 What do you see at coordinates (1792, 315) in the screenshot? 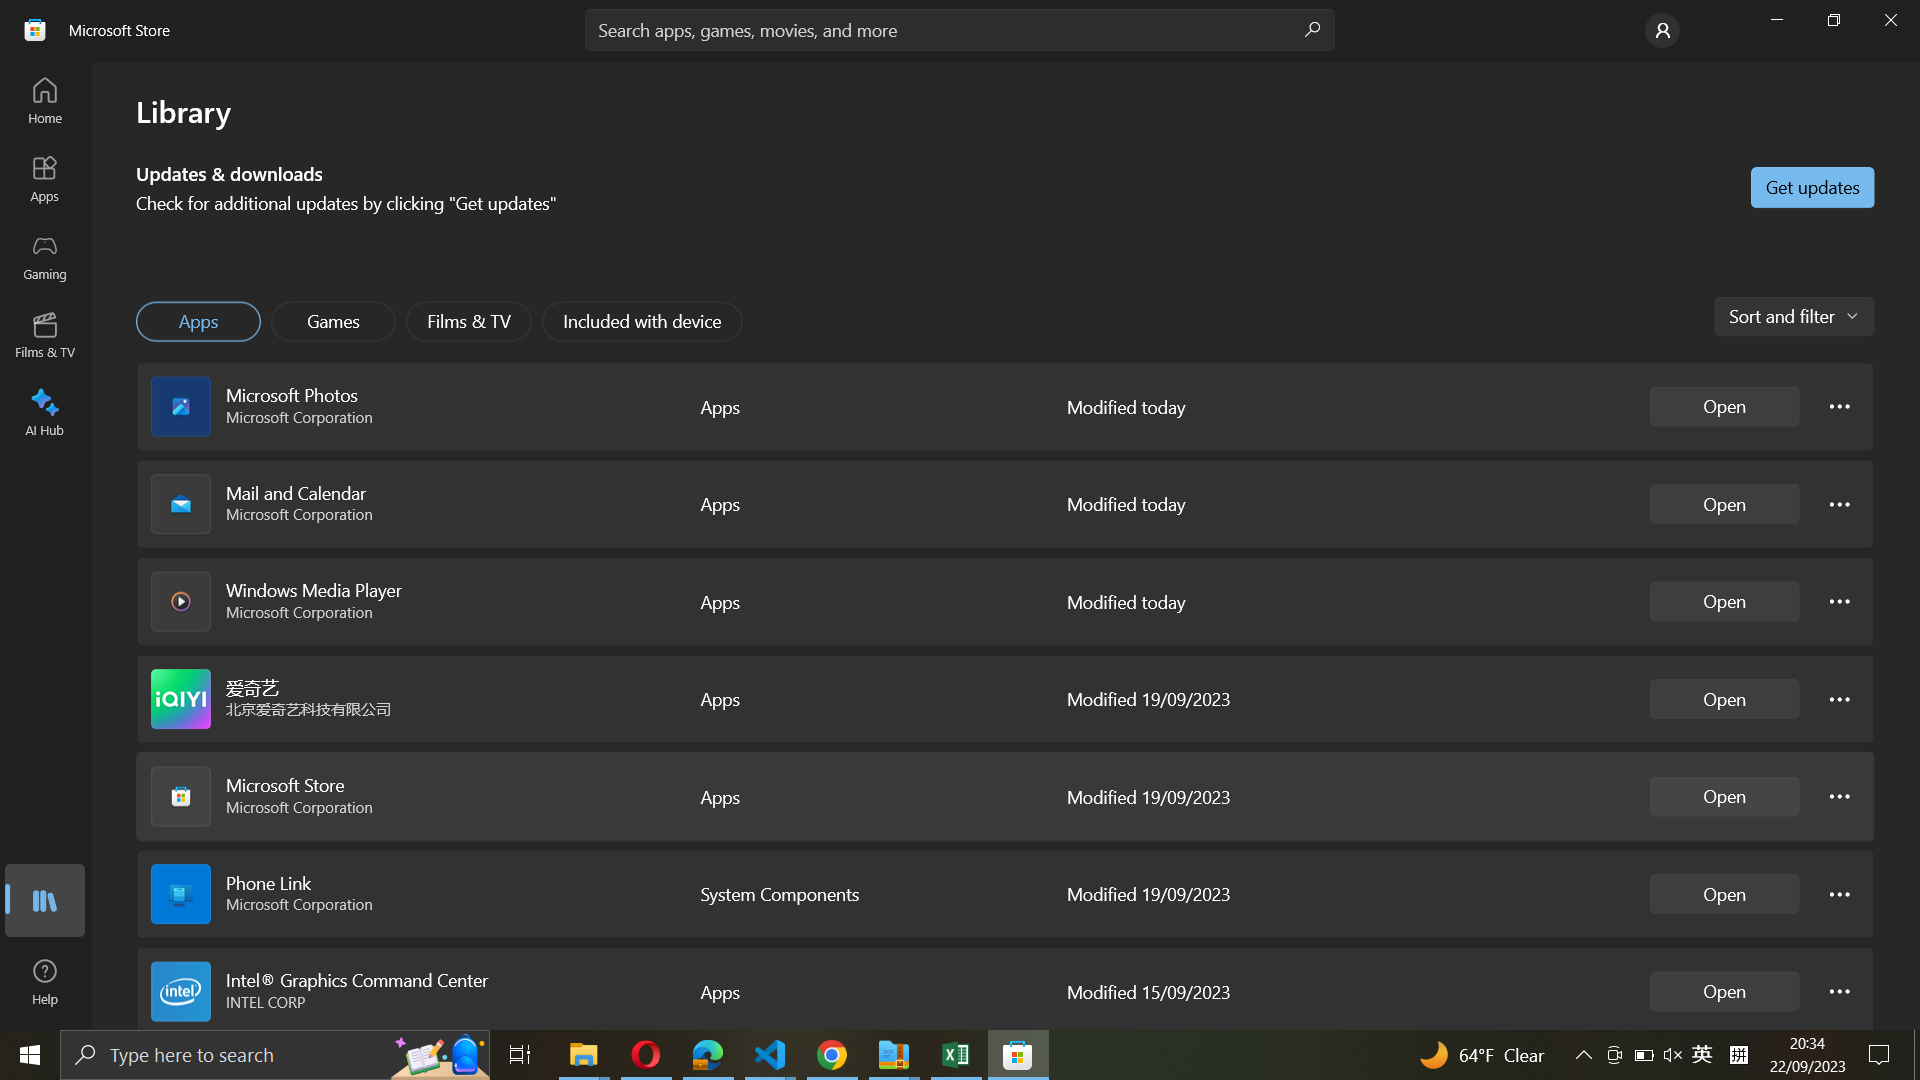
I see `Utilize the application sorting functionality` at bounding box center [1792, 315].